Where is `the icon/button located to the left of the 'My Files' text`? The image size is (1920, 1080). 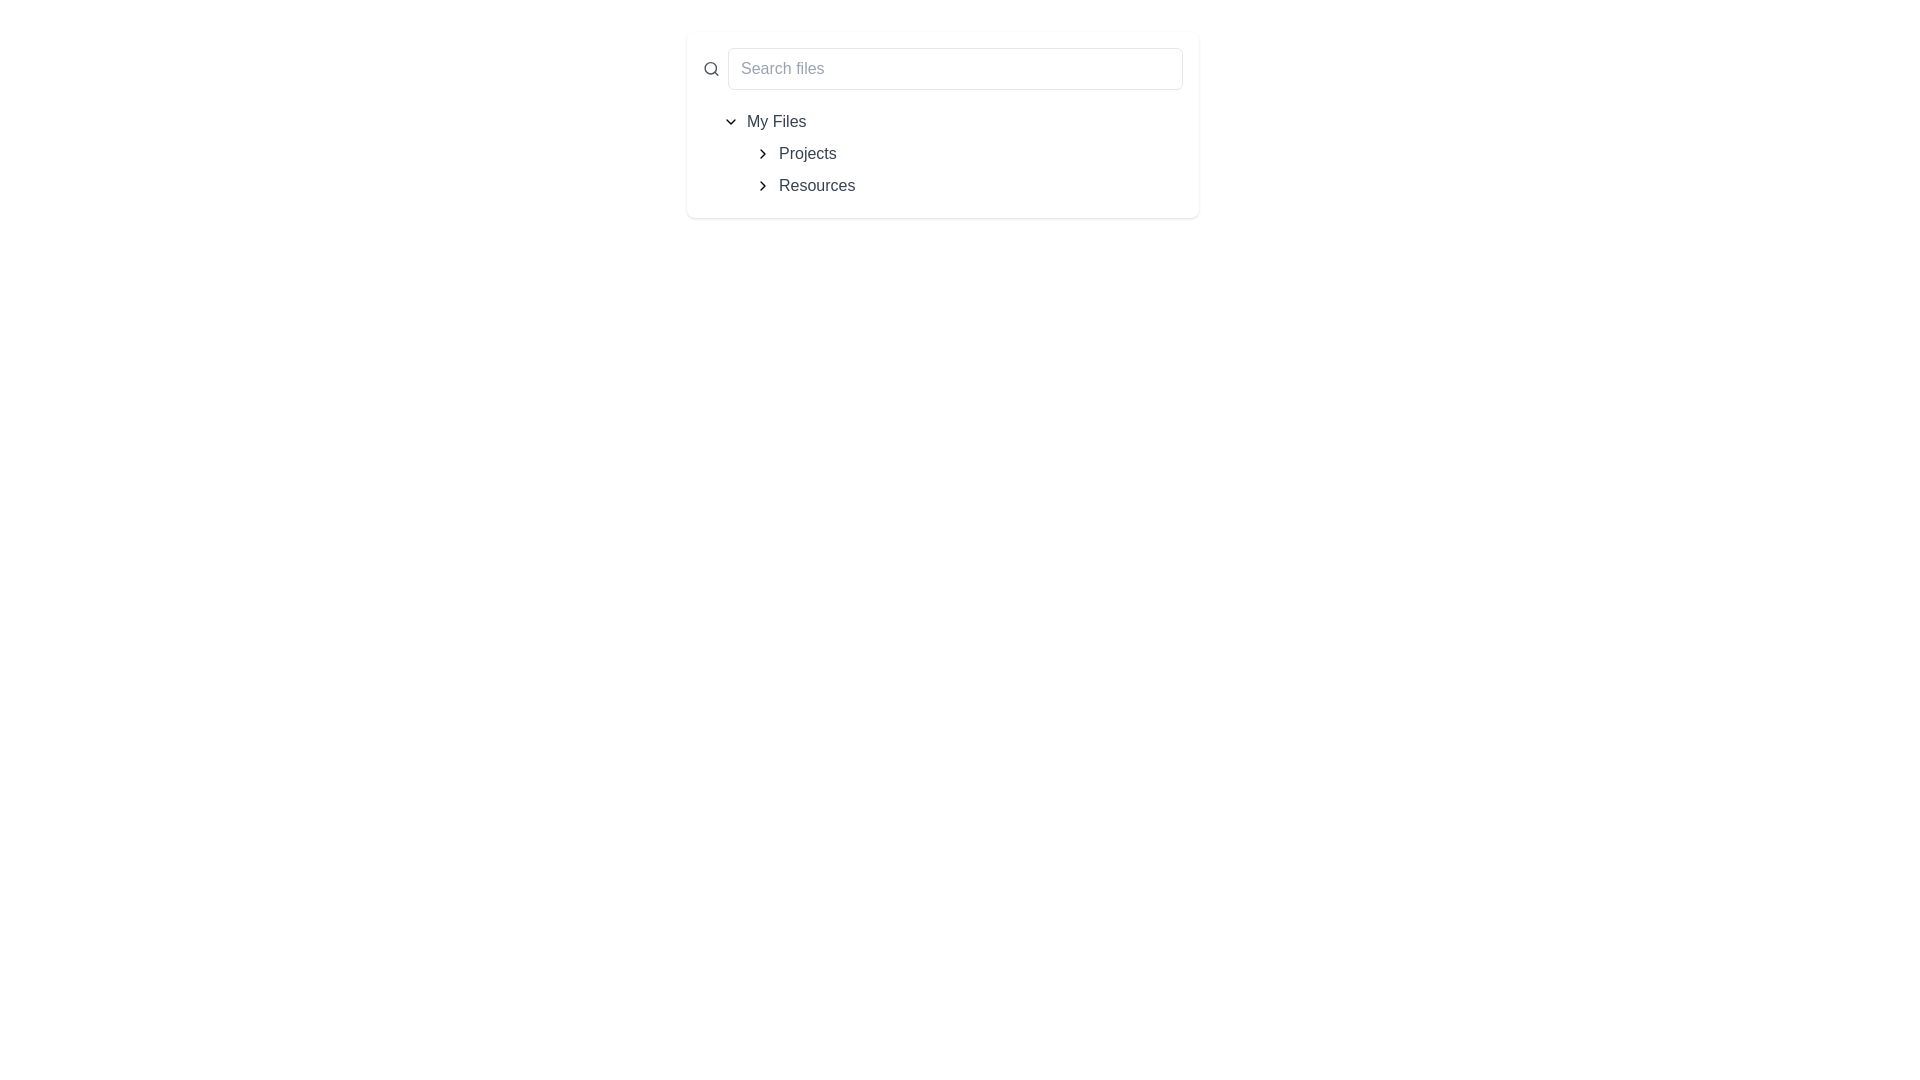
the icon/button located to the left of the 'My Files' text is located at coordinates (729, 122).